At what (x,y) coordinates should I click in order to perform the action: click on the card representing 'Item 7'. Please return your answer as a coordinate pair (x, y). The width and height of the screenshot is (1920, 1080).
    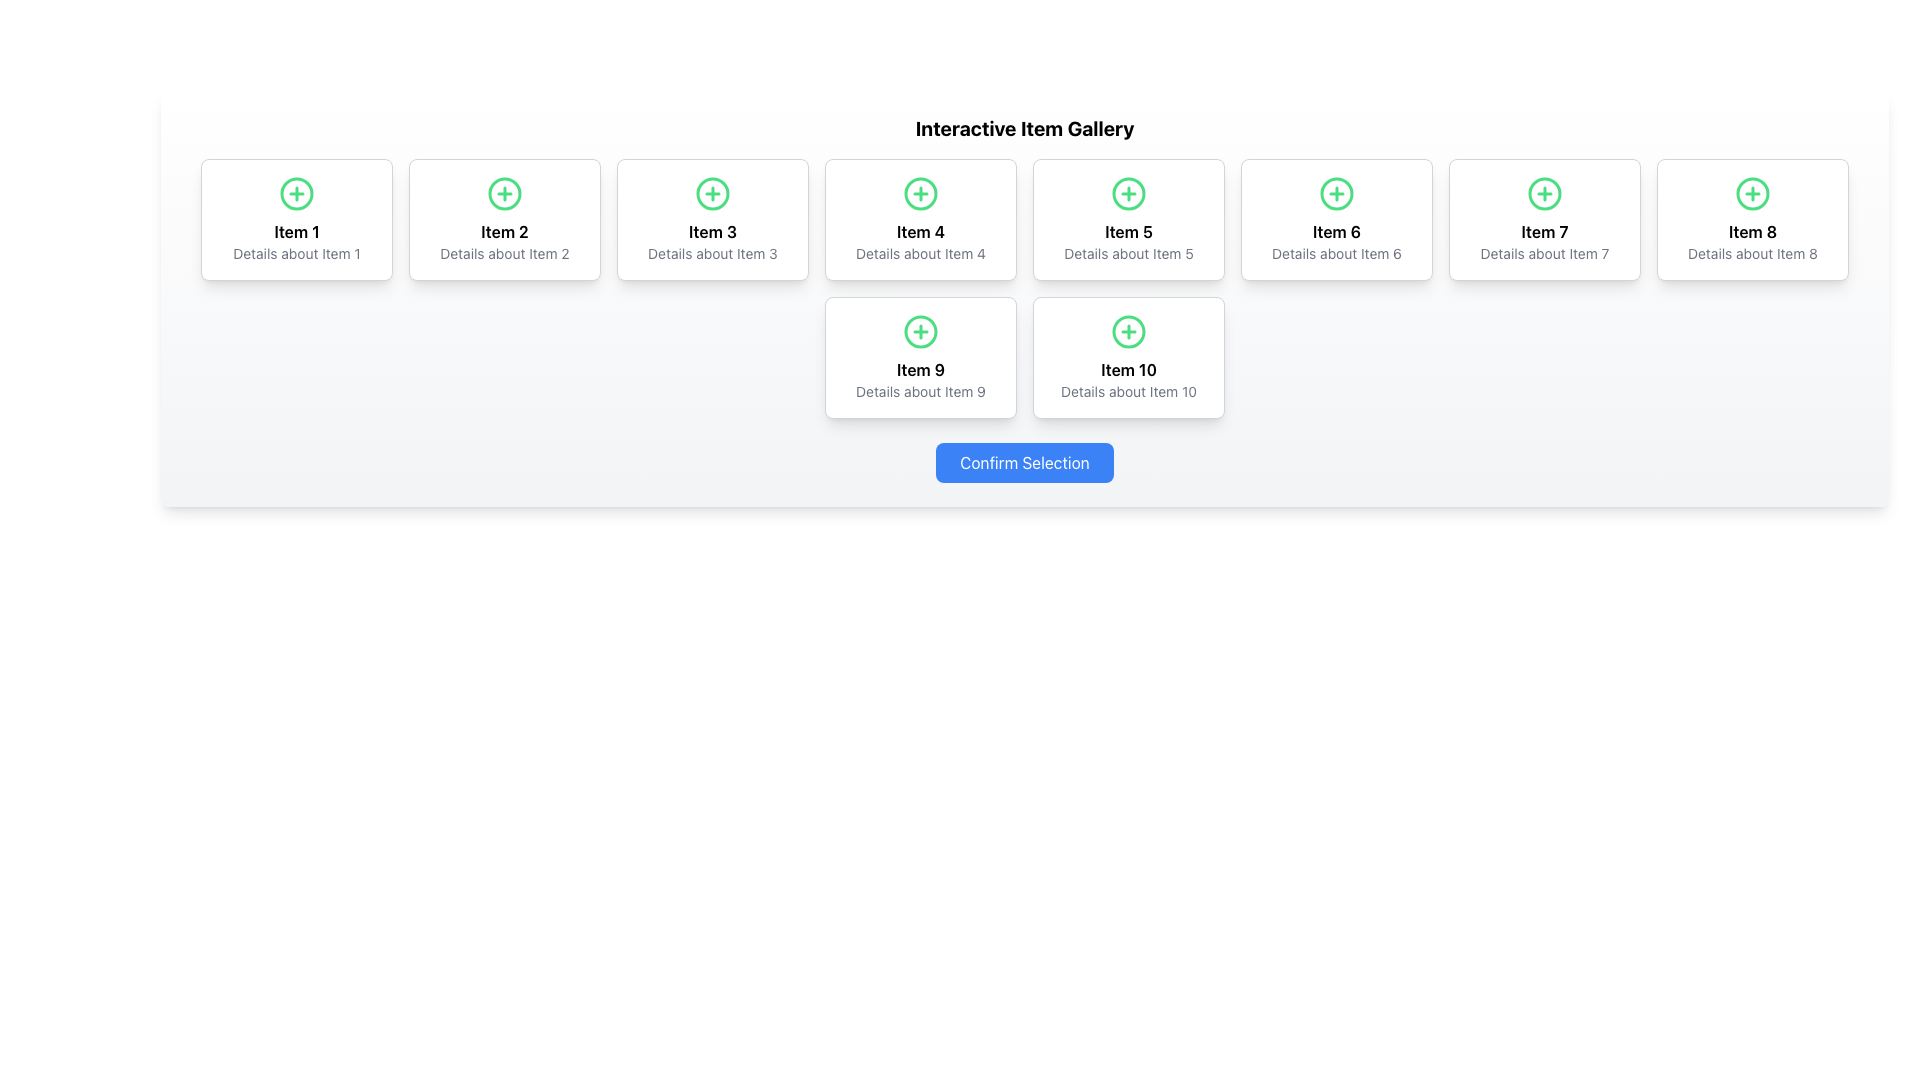
    Looking at the image, I should click on (1544, 219).